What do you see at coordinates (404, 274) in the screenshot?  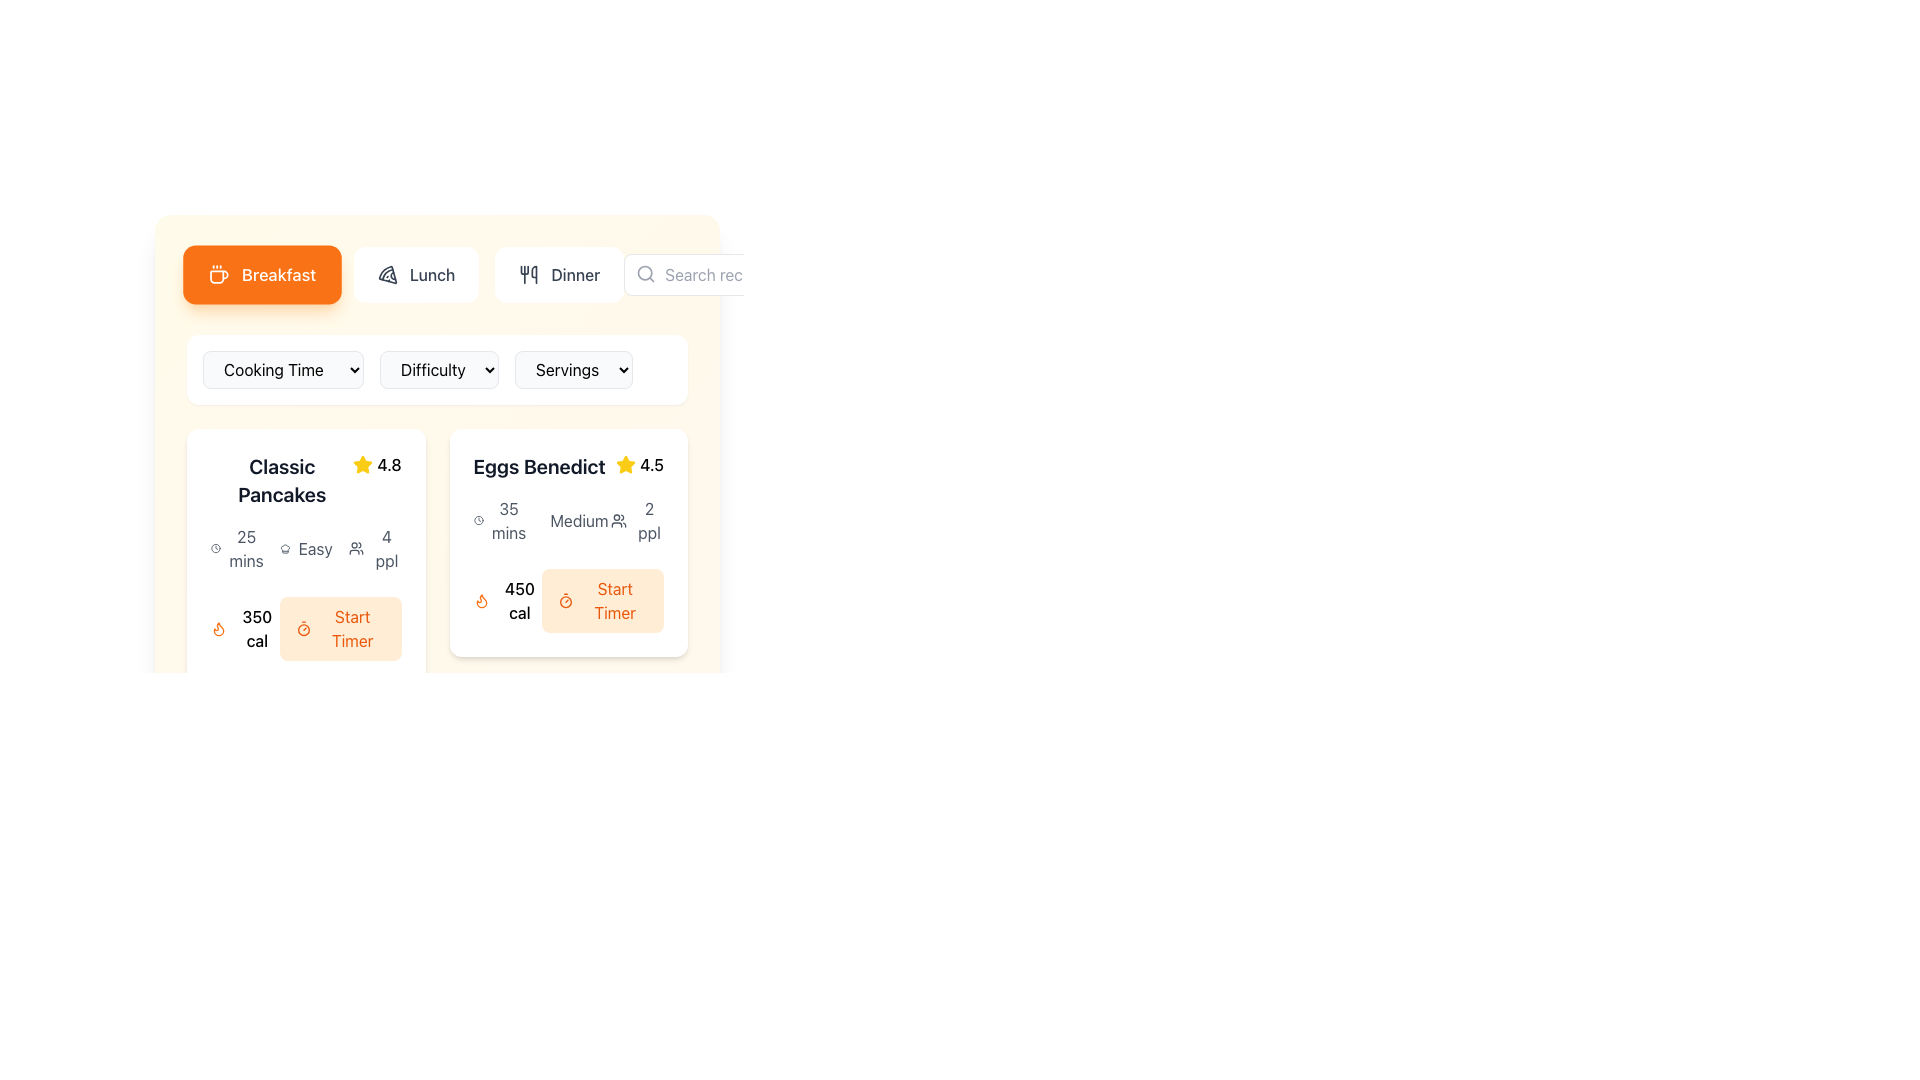 I see `the 'Lunch' navigational tab button, which is the second tab in the navigation bar at the top of the interface` at bounding box center [404, 274].